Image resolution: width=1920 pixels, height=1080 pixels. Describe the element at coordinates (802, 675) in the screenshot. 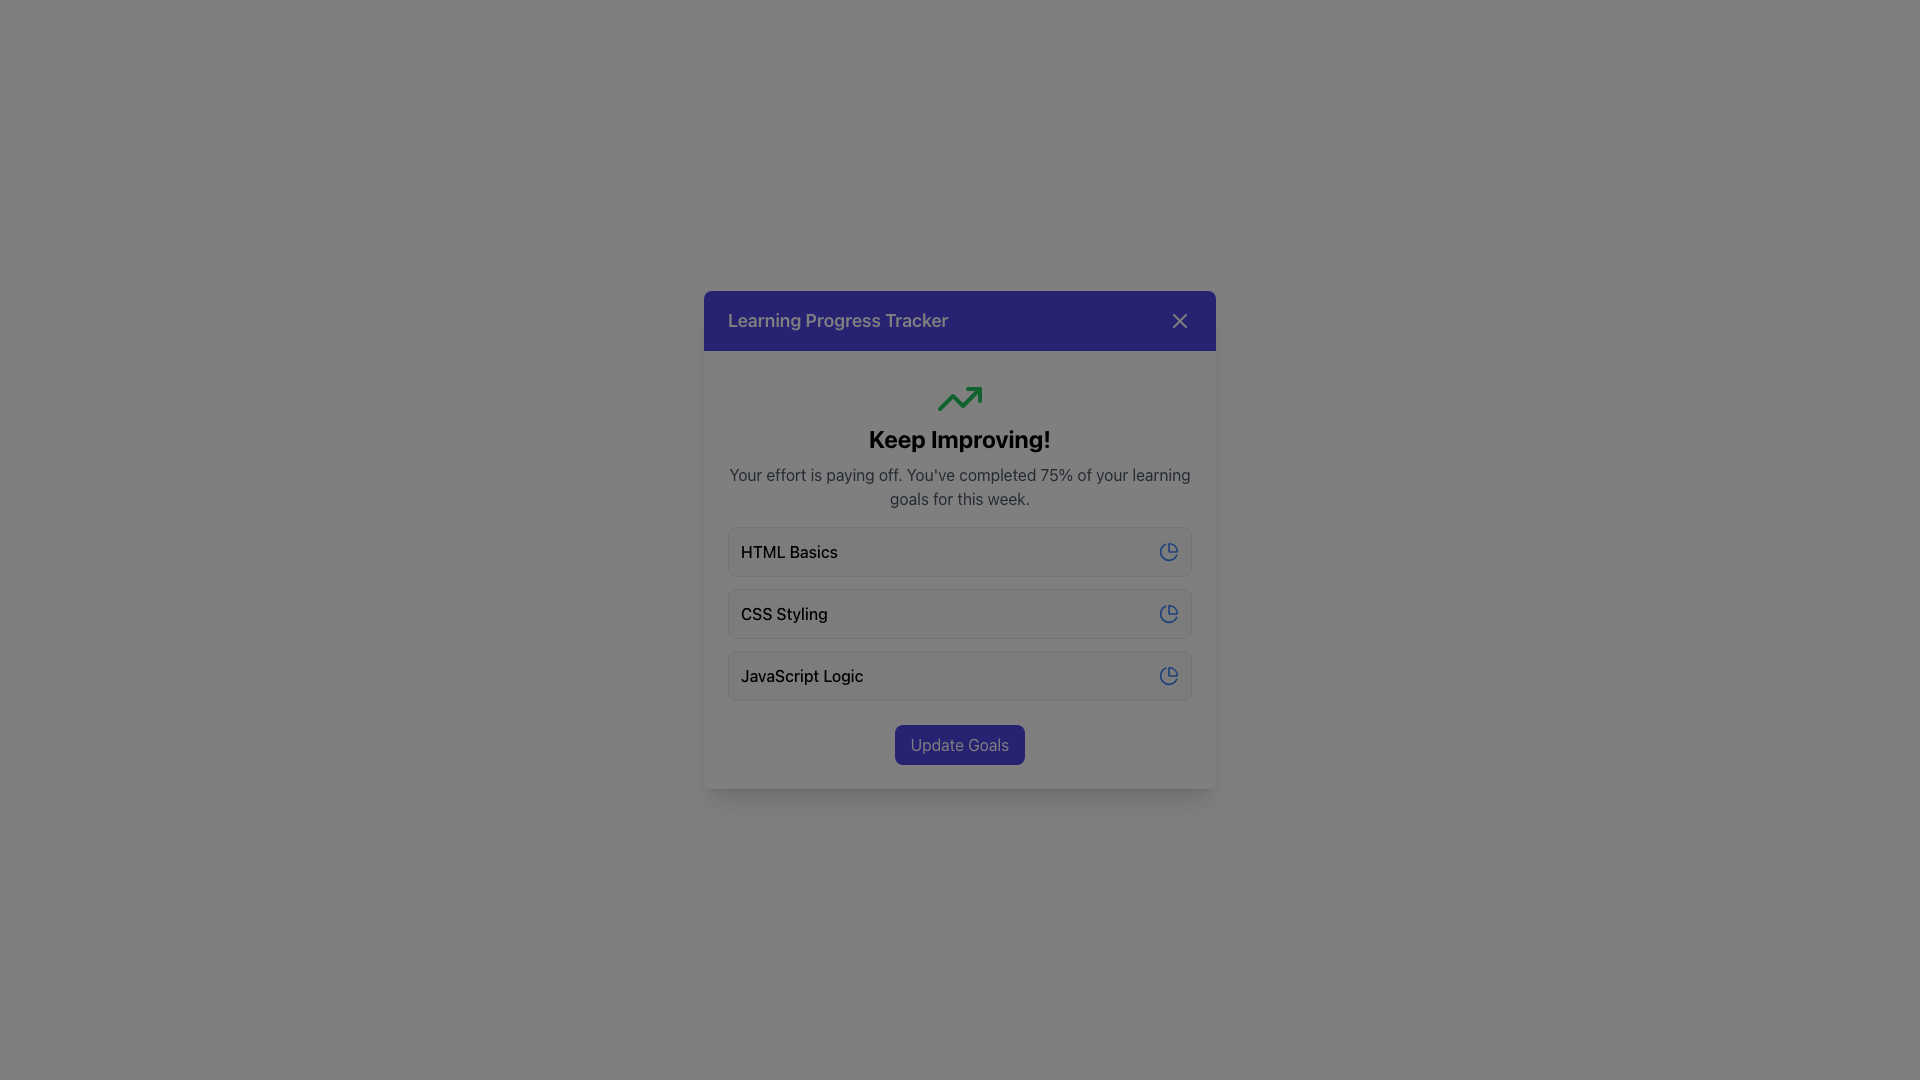

I see `the text label representing a course or topic related to JavaScript logic, which is the third item in a vertically stacked list and aligned with 'CSS Styling' above` at that location.